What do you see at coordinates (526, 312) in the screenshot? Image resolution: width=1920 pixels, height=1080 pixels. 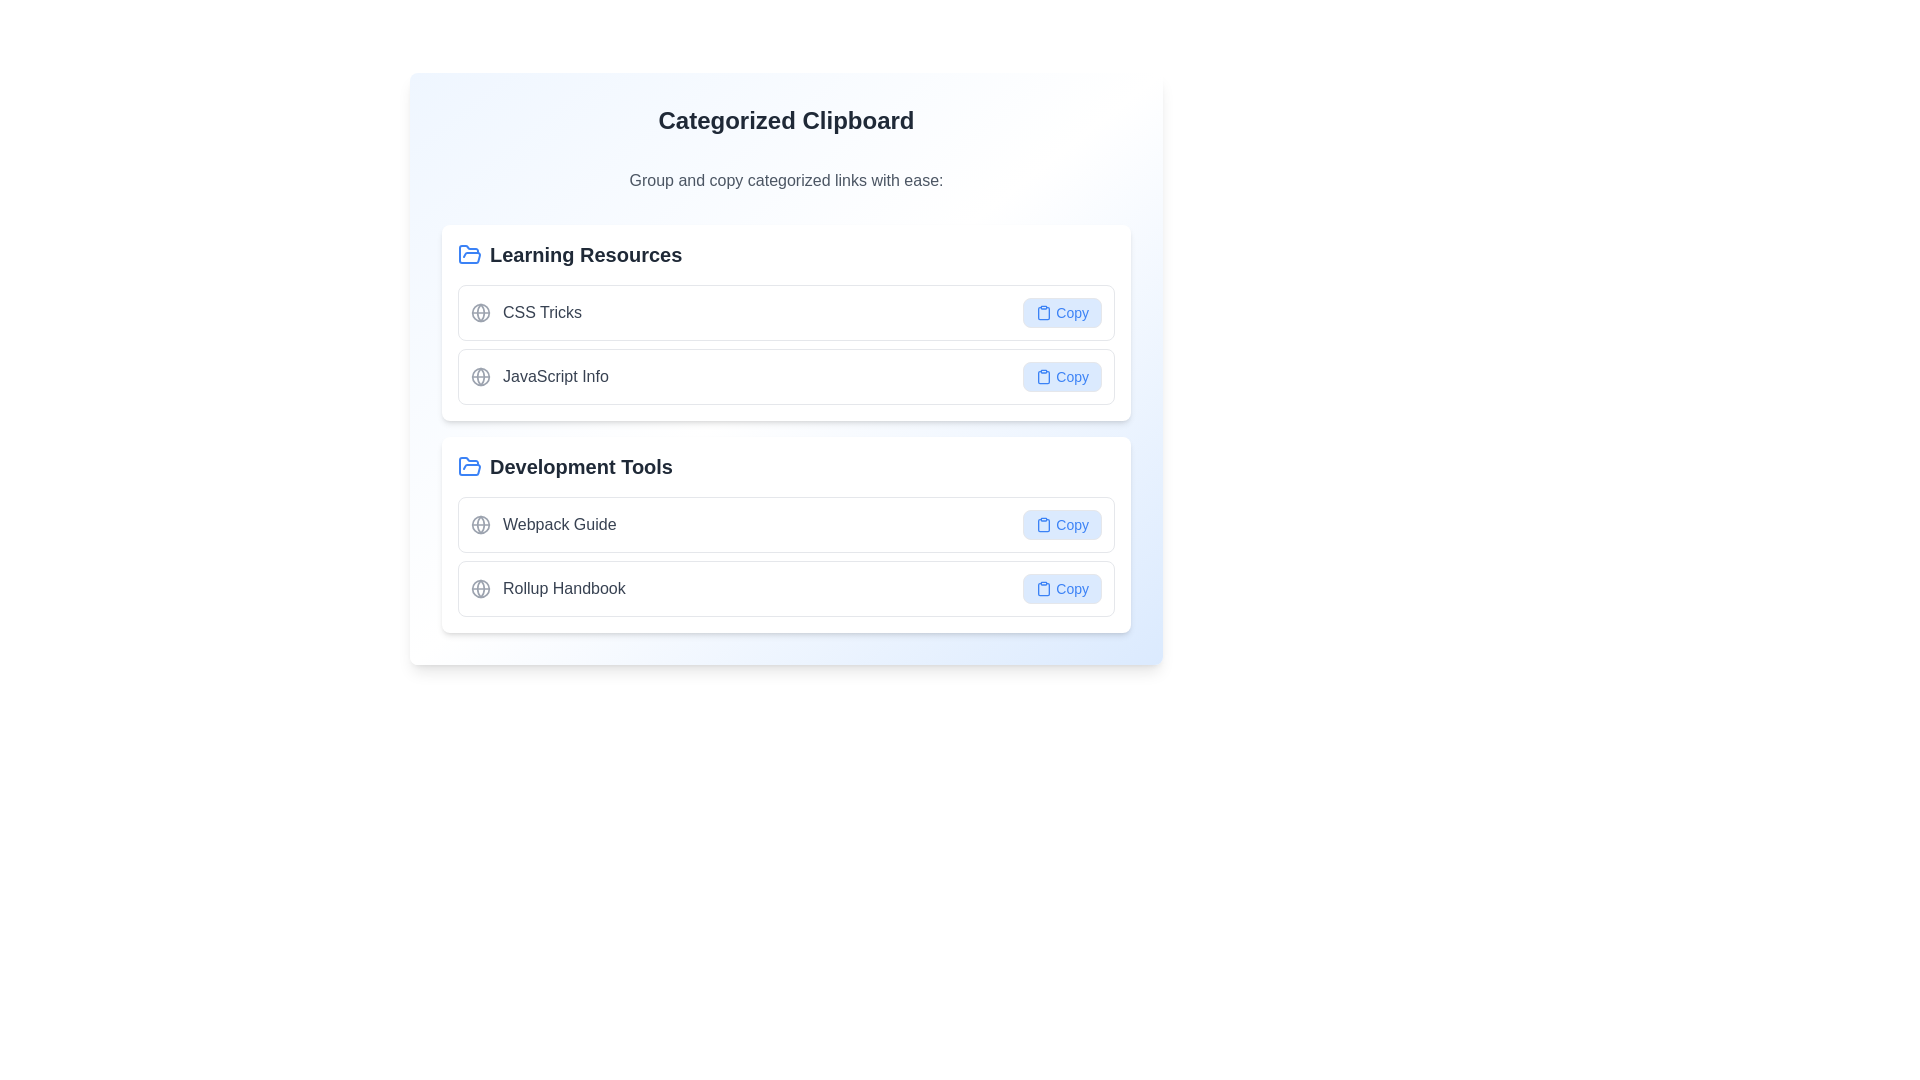 I see `the 'CSS Tricks' link` at bounding box center [526, 312].